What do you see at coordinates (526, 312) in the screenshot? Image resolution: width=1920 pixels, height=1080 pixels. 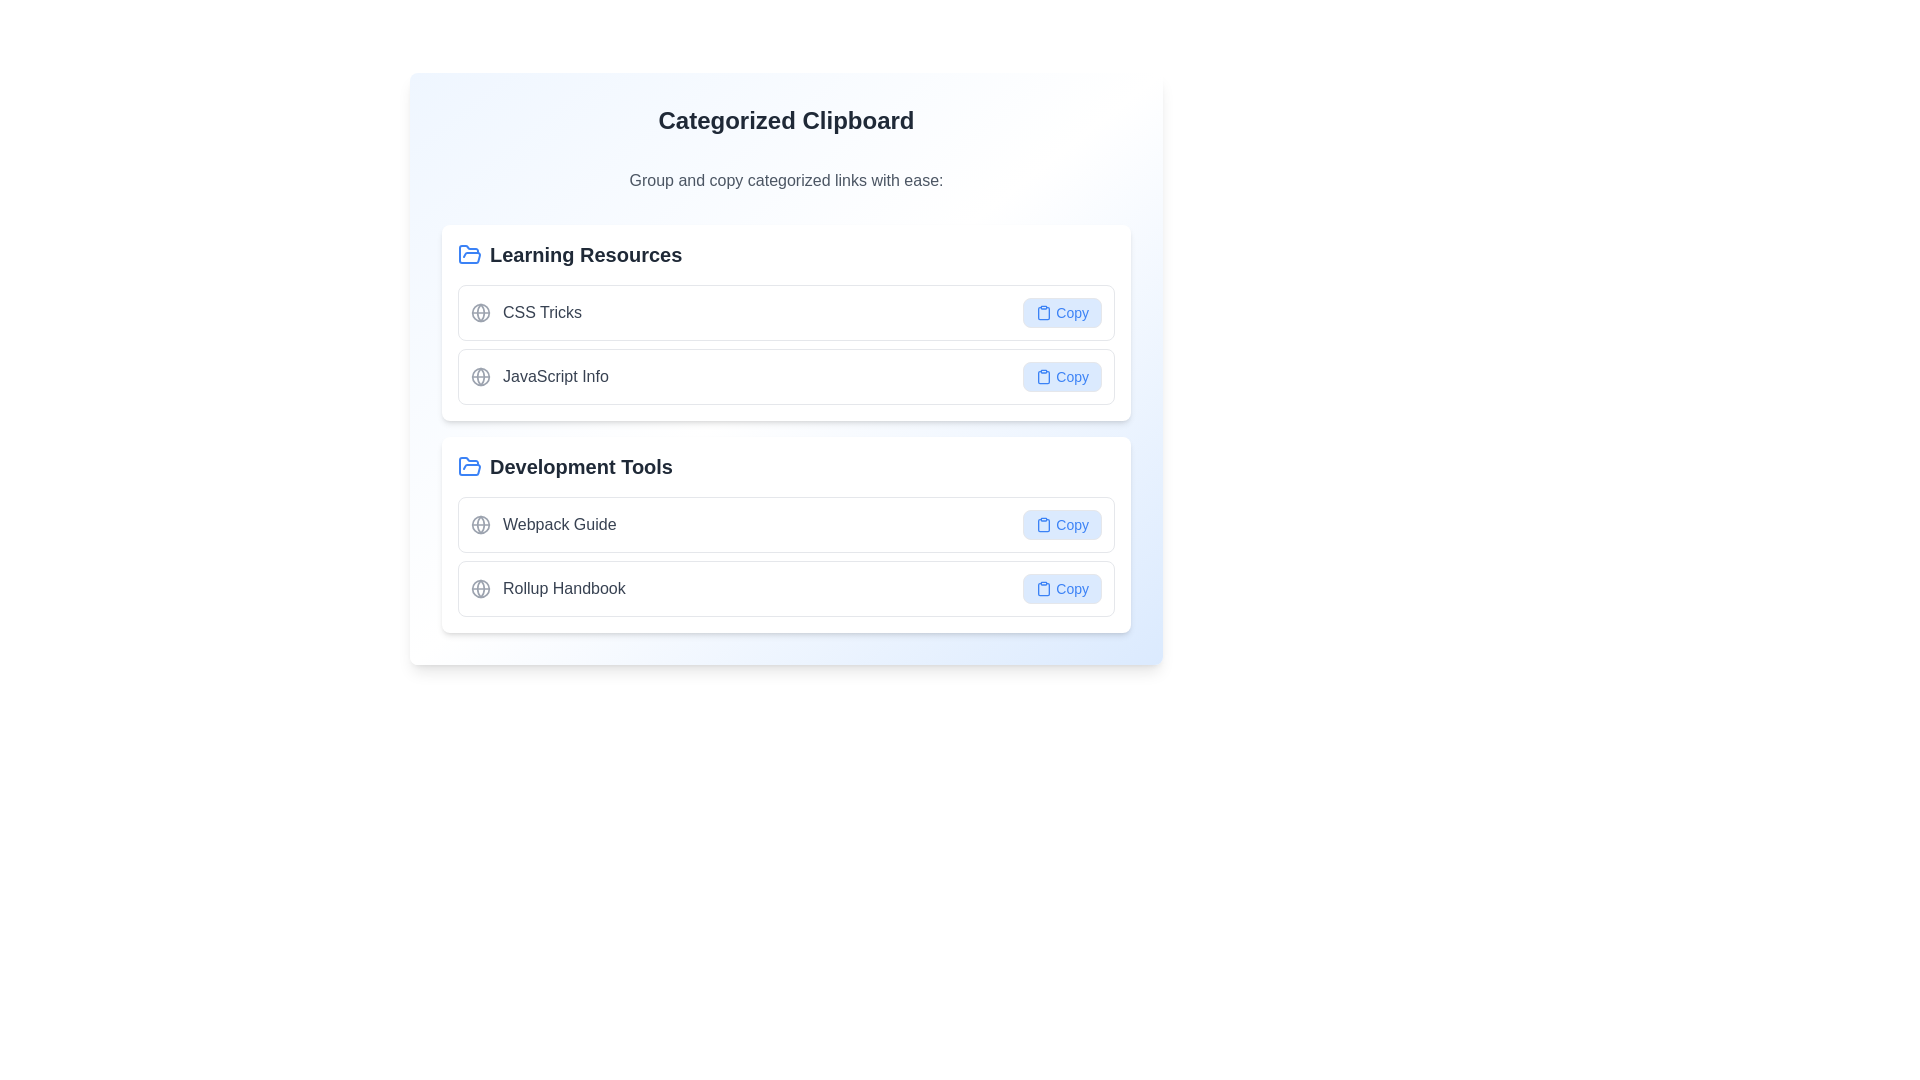 I see `the 'CSS Tricks' link` at bounding box center [526, 312].